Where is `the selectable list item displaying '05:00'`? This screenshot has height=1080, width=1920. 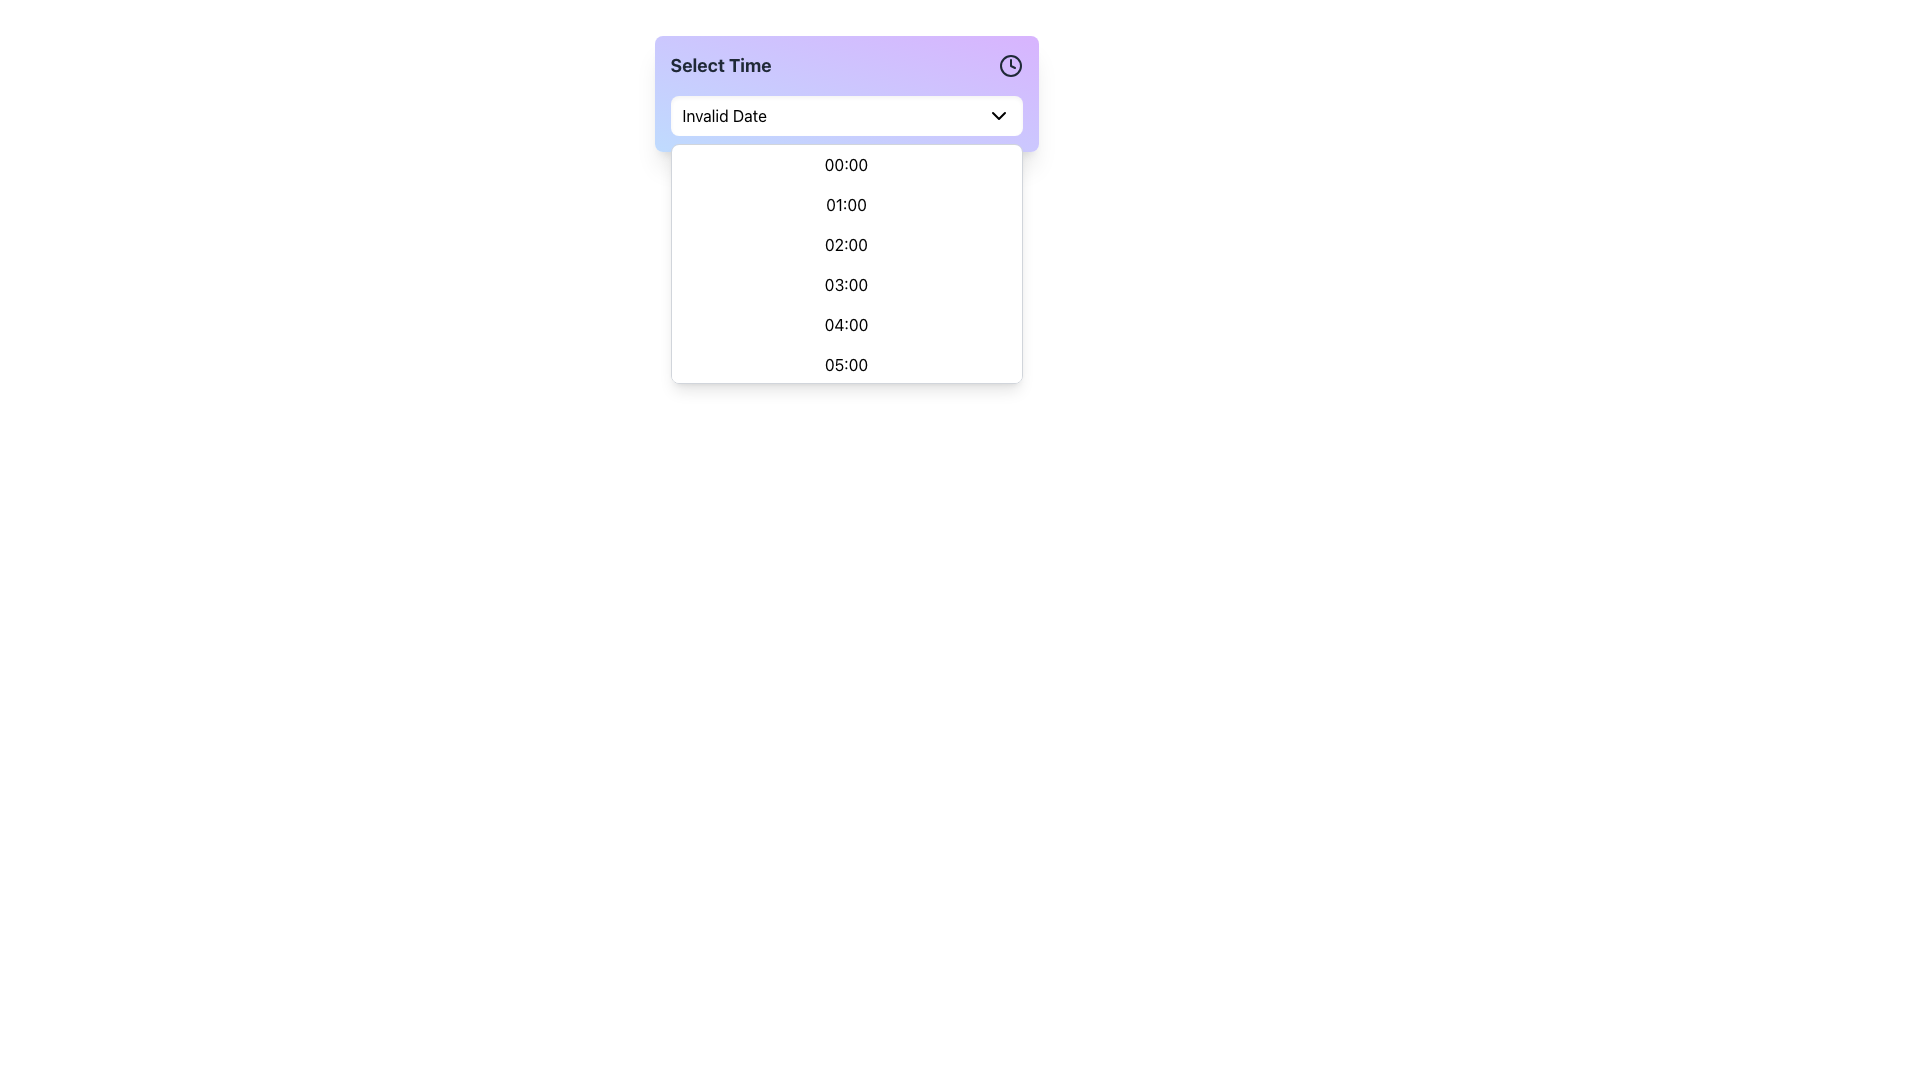 the selectable list item displaying '05:00' is located at coordinates (846, 365).